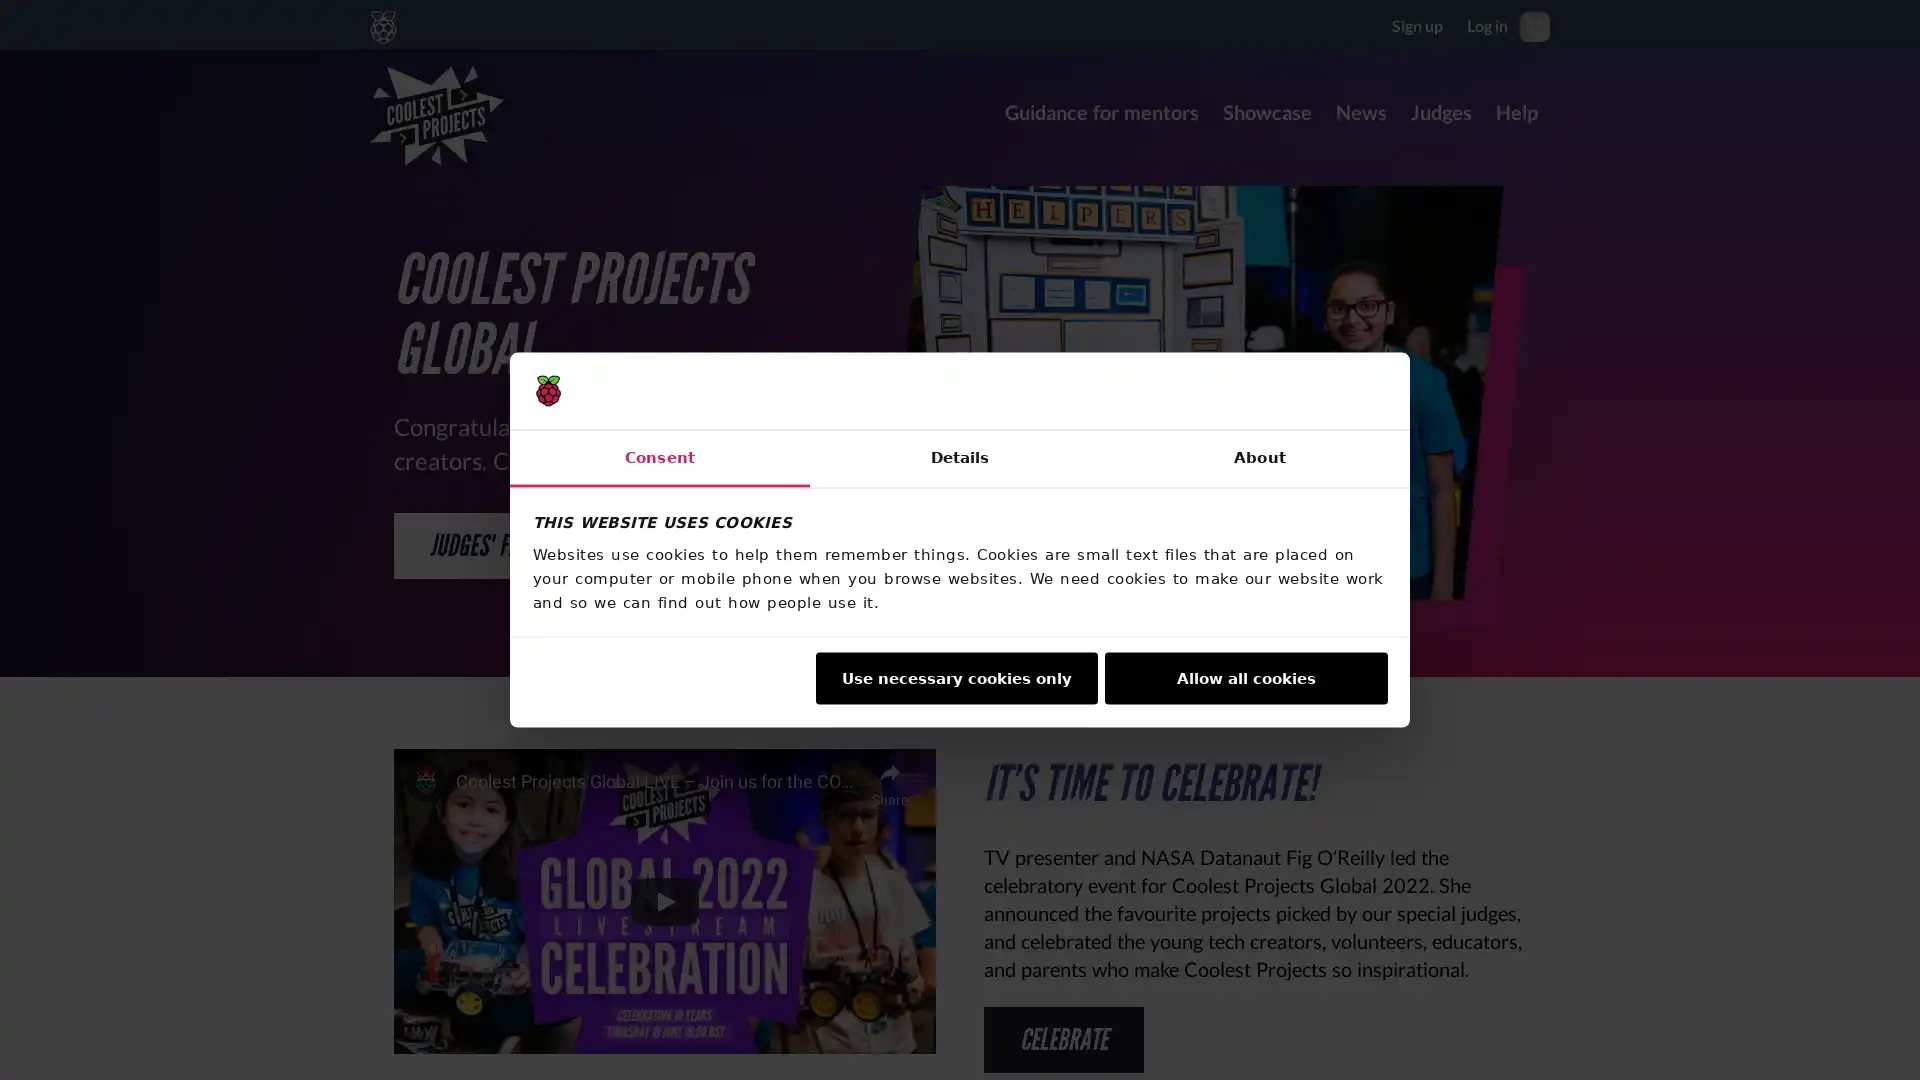 This screenshot has height=1080, width=1920. I want to click on Use necessary cookies only, so click(954, 677).